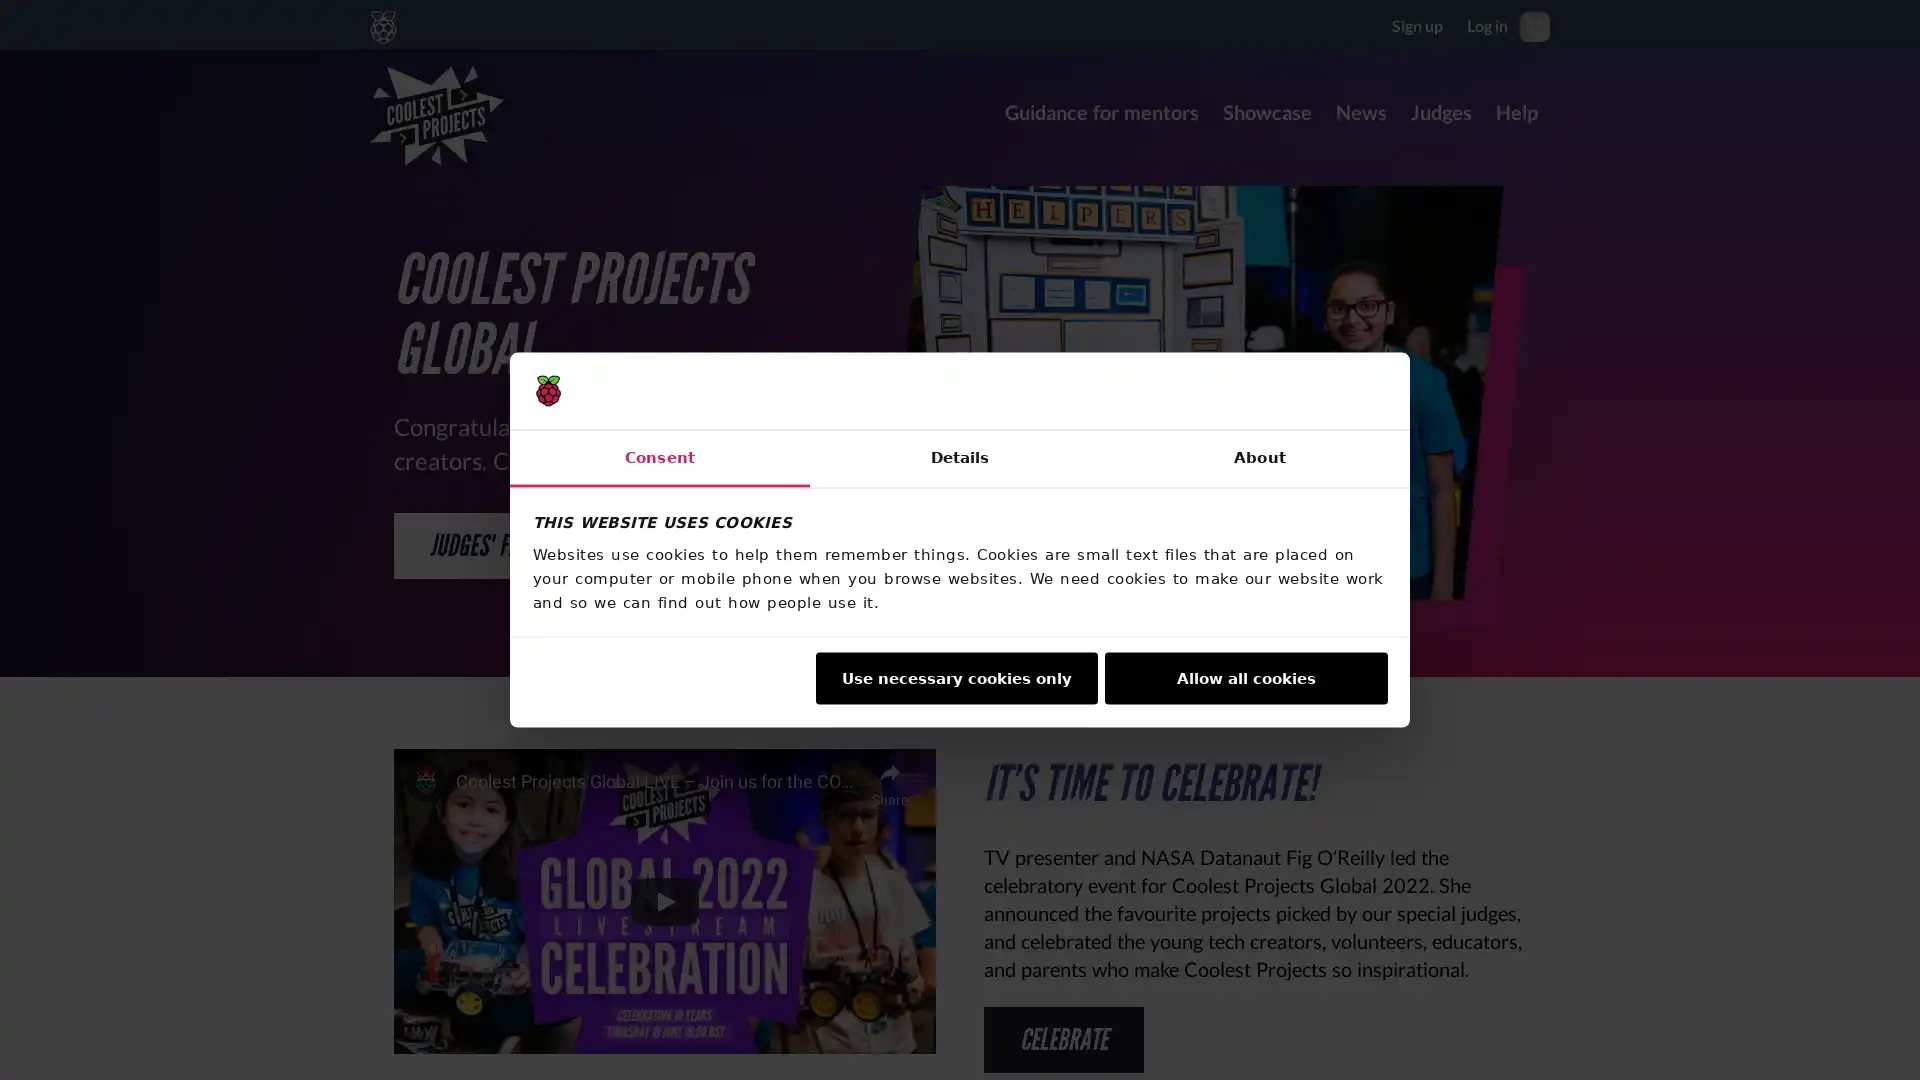 This screenshot has height=1080, width=1920. I want to click on Use necessary cookies only, so click(954, 677).